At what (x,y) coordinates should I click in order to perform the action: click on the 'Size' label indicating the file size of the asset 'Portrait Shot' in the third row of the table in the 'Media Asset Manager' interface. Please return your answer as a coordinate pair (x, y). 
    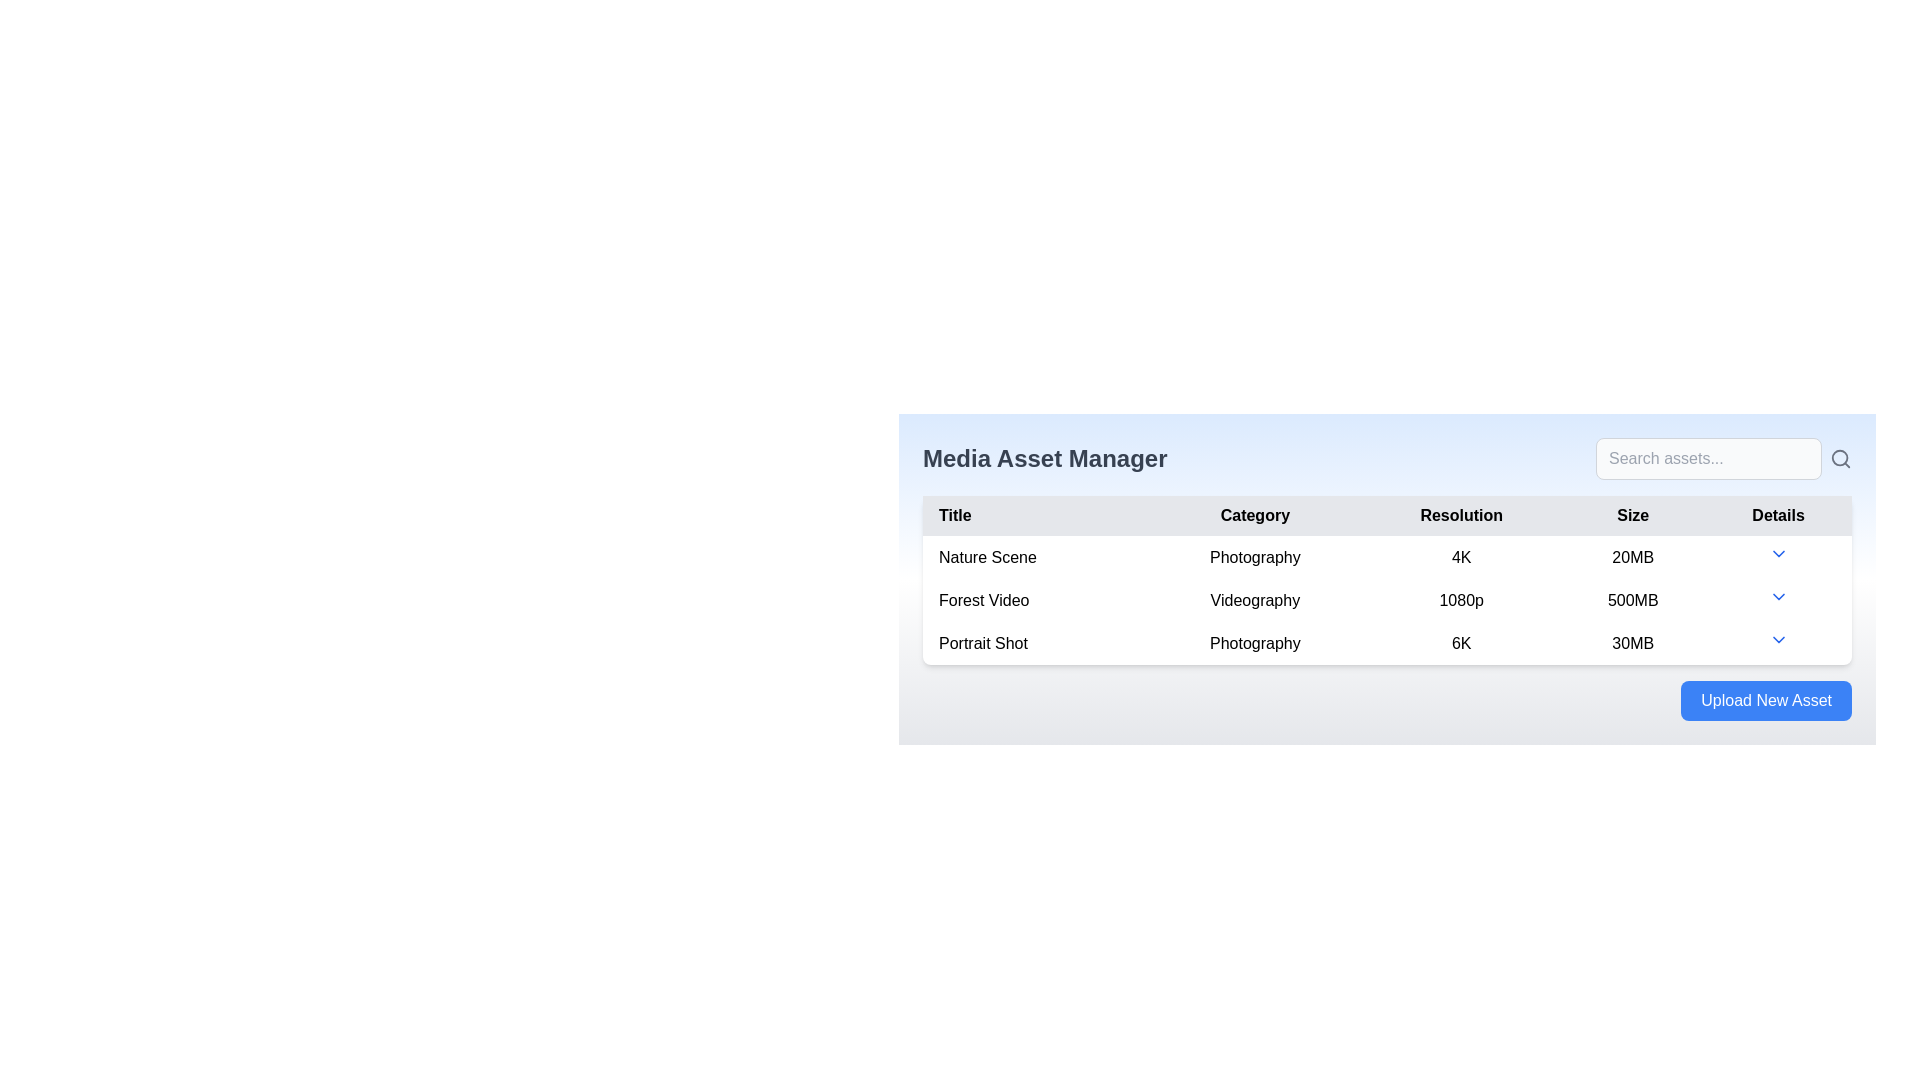
    Looking at the image, I should click on (1633, 643).